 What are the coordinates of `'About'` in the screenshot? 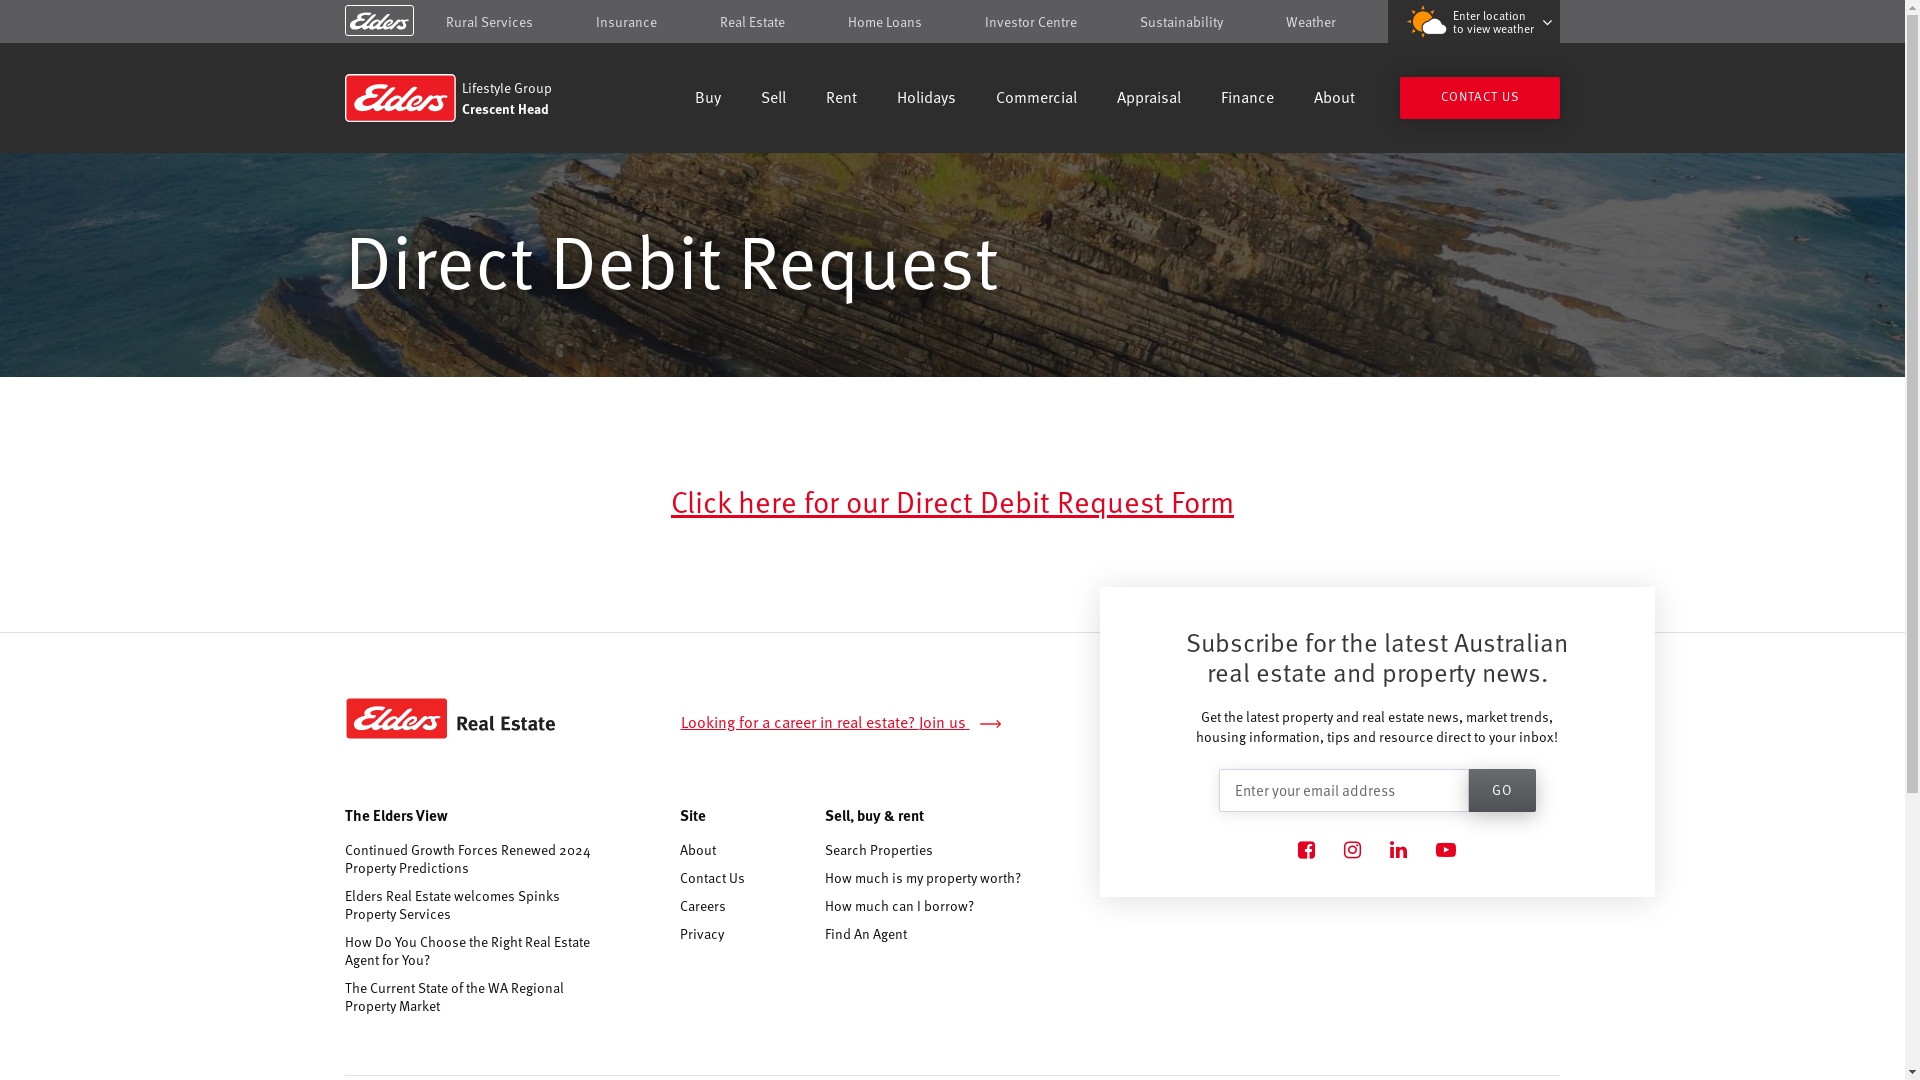 It's located at (1334, 99).